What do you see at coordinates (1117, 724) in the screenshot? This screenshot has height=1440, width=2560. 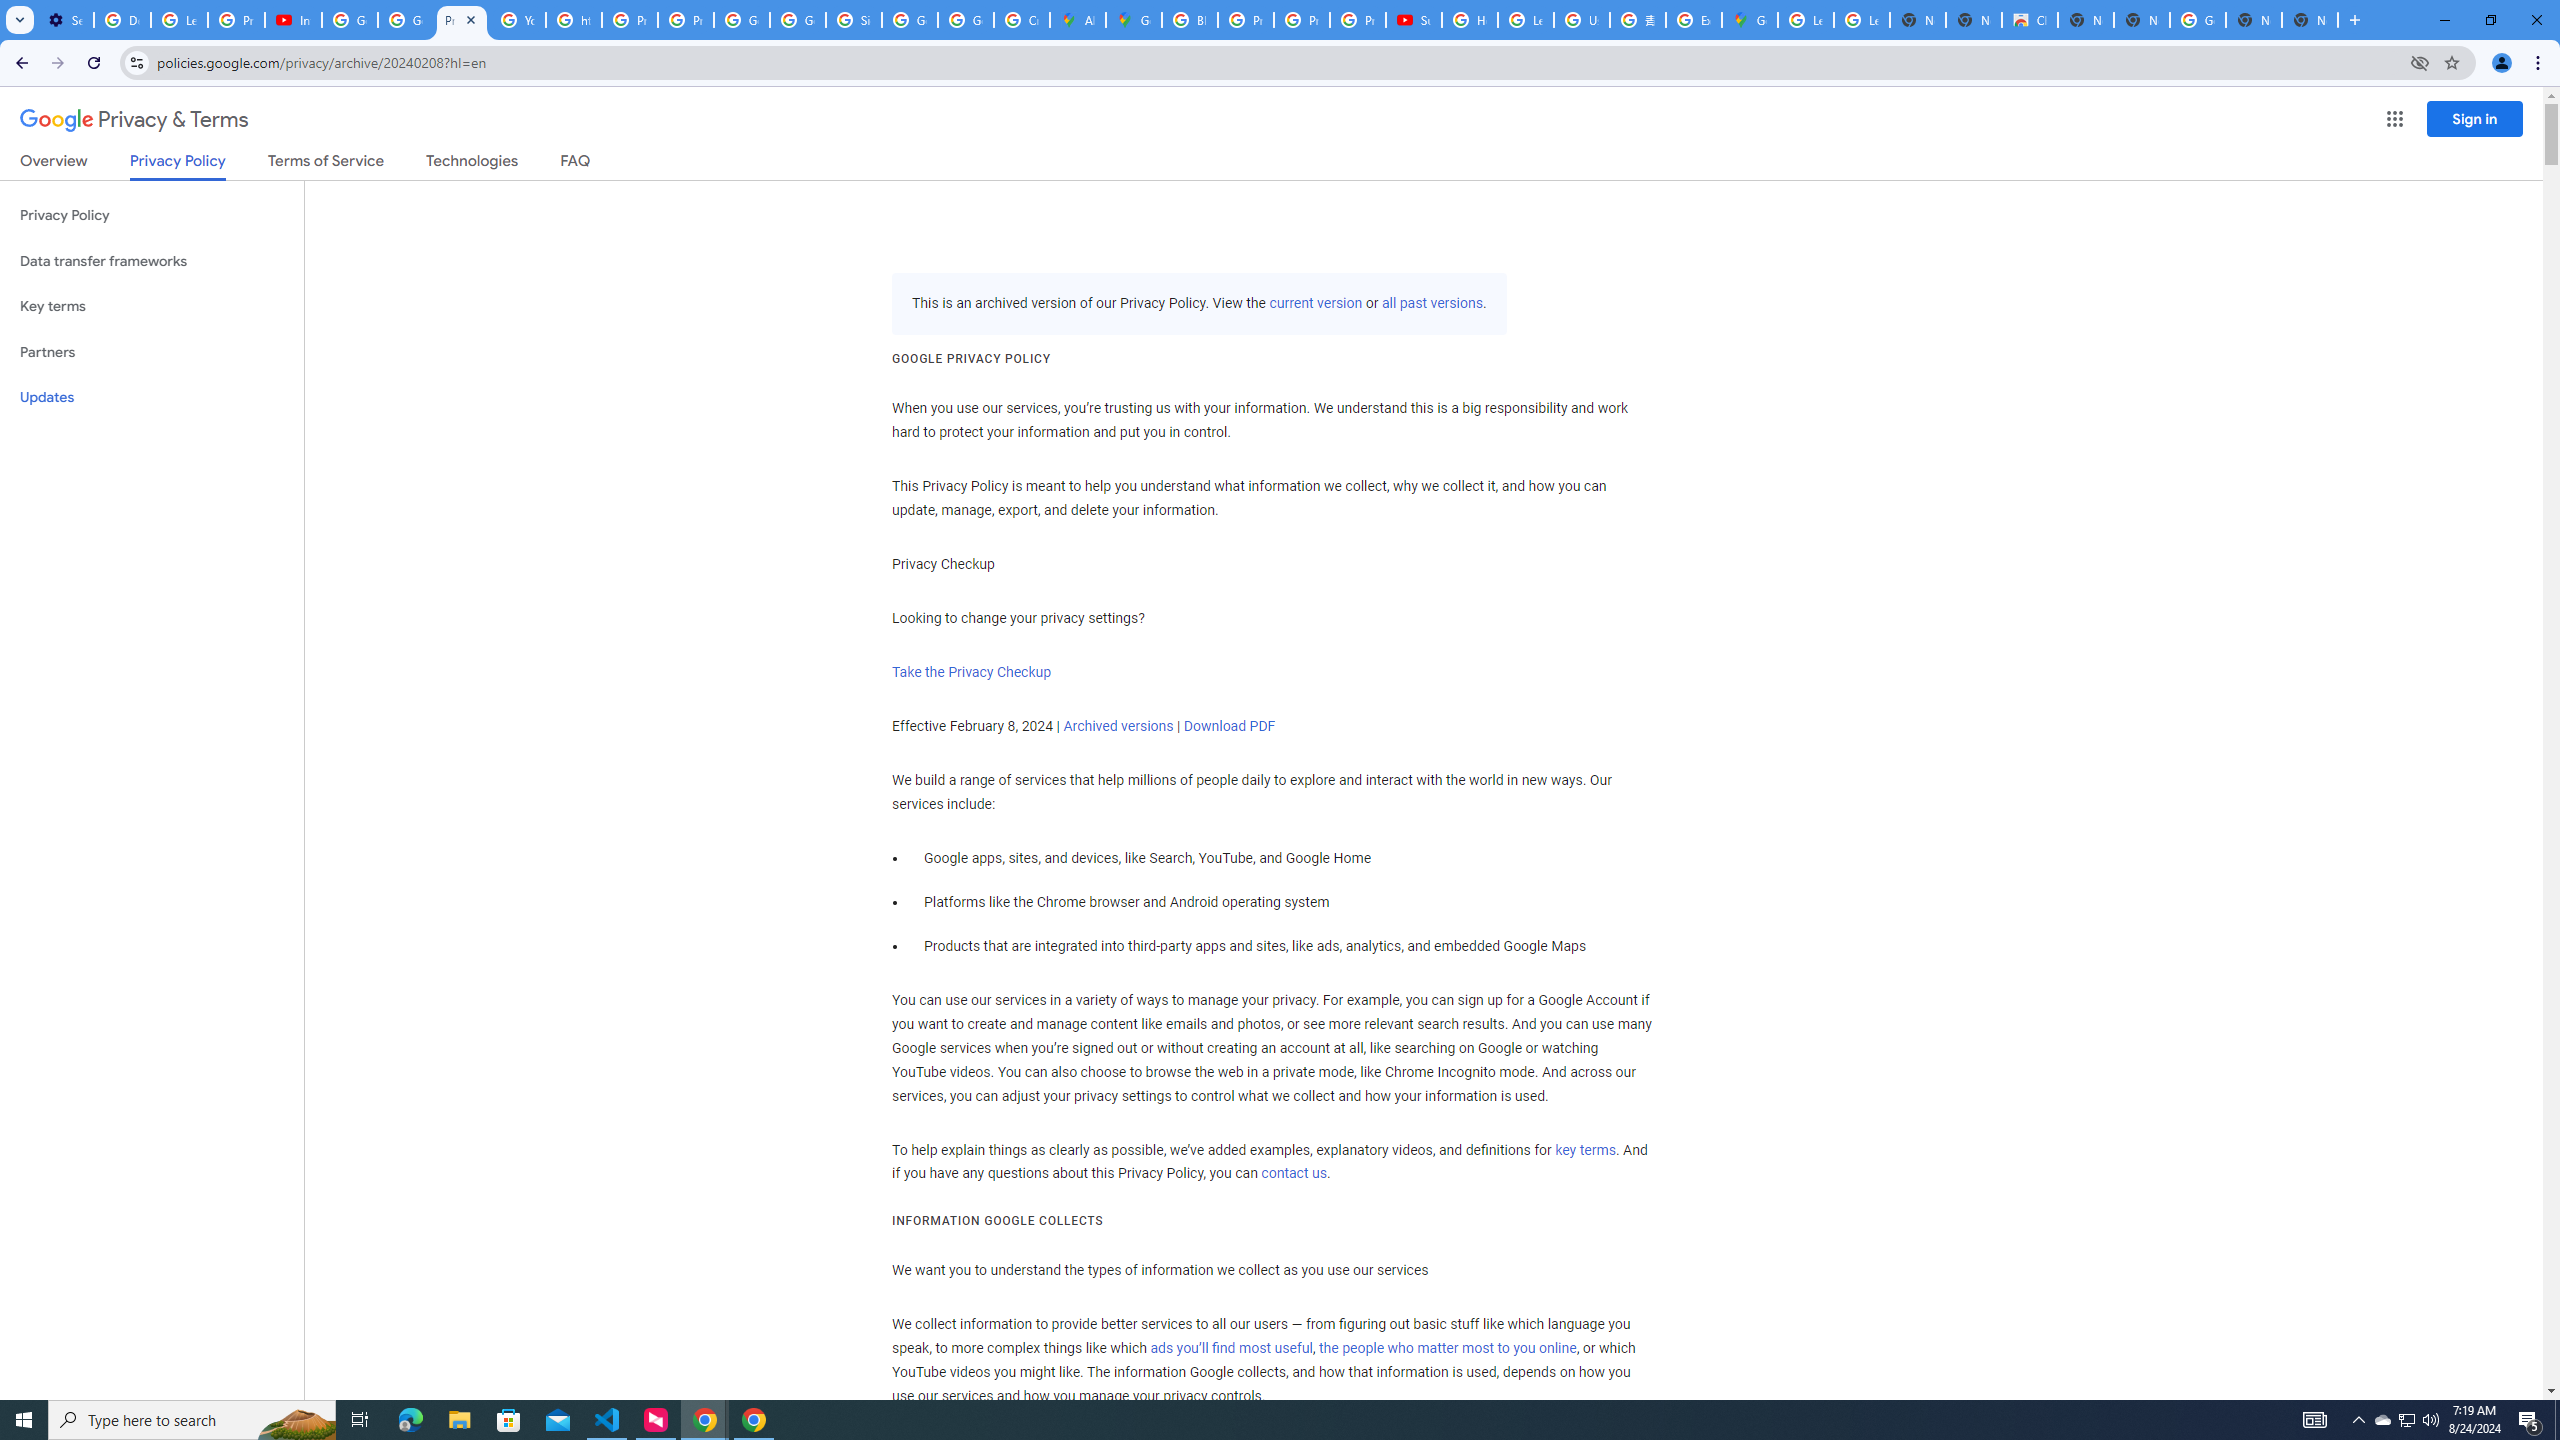 I see `'Archived versions'` at bounding box center [1117, 724].